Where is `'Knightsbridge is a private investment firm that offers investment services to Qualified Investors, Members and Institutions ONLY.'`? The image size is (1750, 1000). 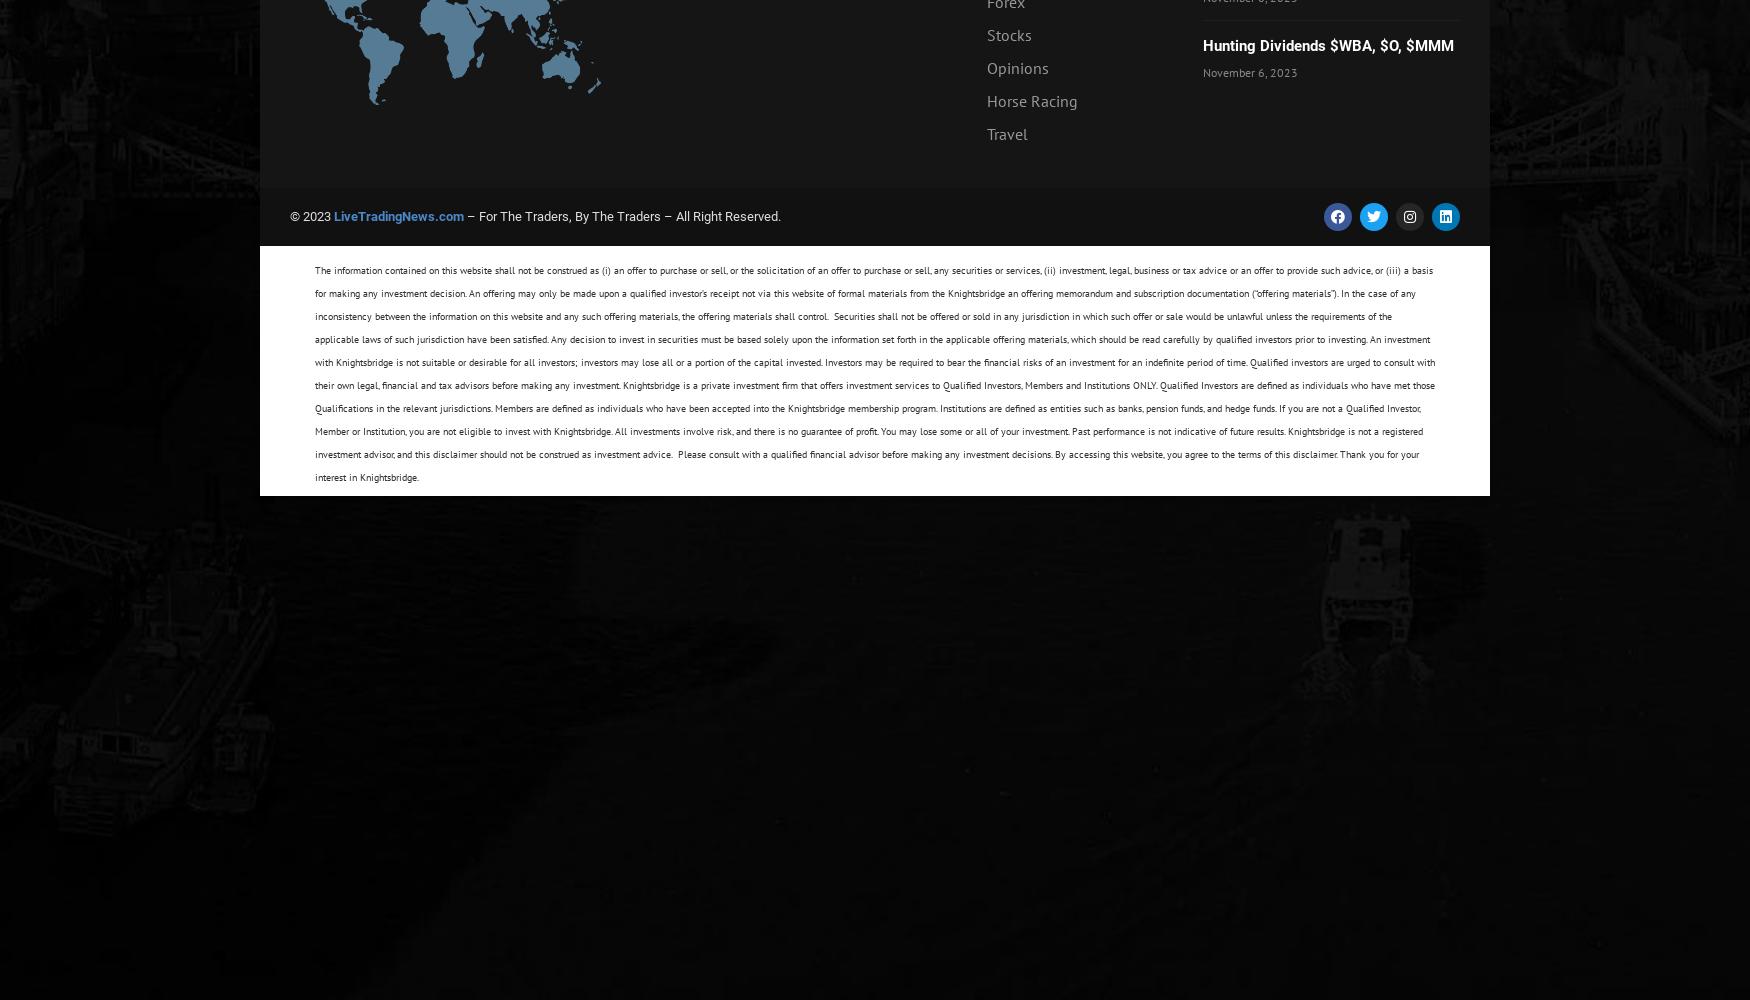
'Knightsbridge is a private investment firm that offers investment services to Qualified Investors, Members and Institutions ONLY.' is located at coordinates (890, 385).